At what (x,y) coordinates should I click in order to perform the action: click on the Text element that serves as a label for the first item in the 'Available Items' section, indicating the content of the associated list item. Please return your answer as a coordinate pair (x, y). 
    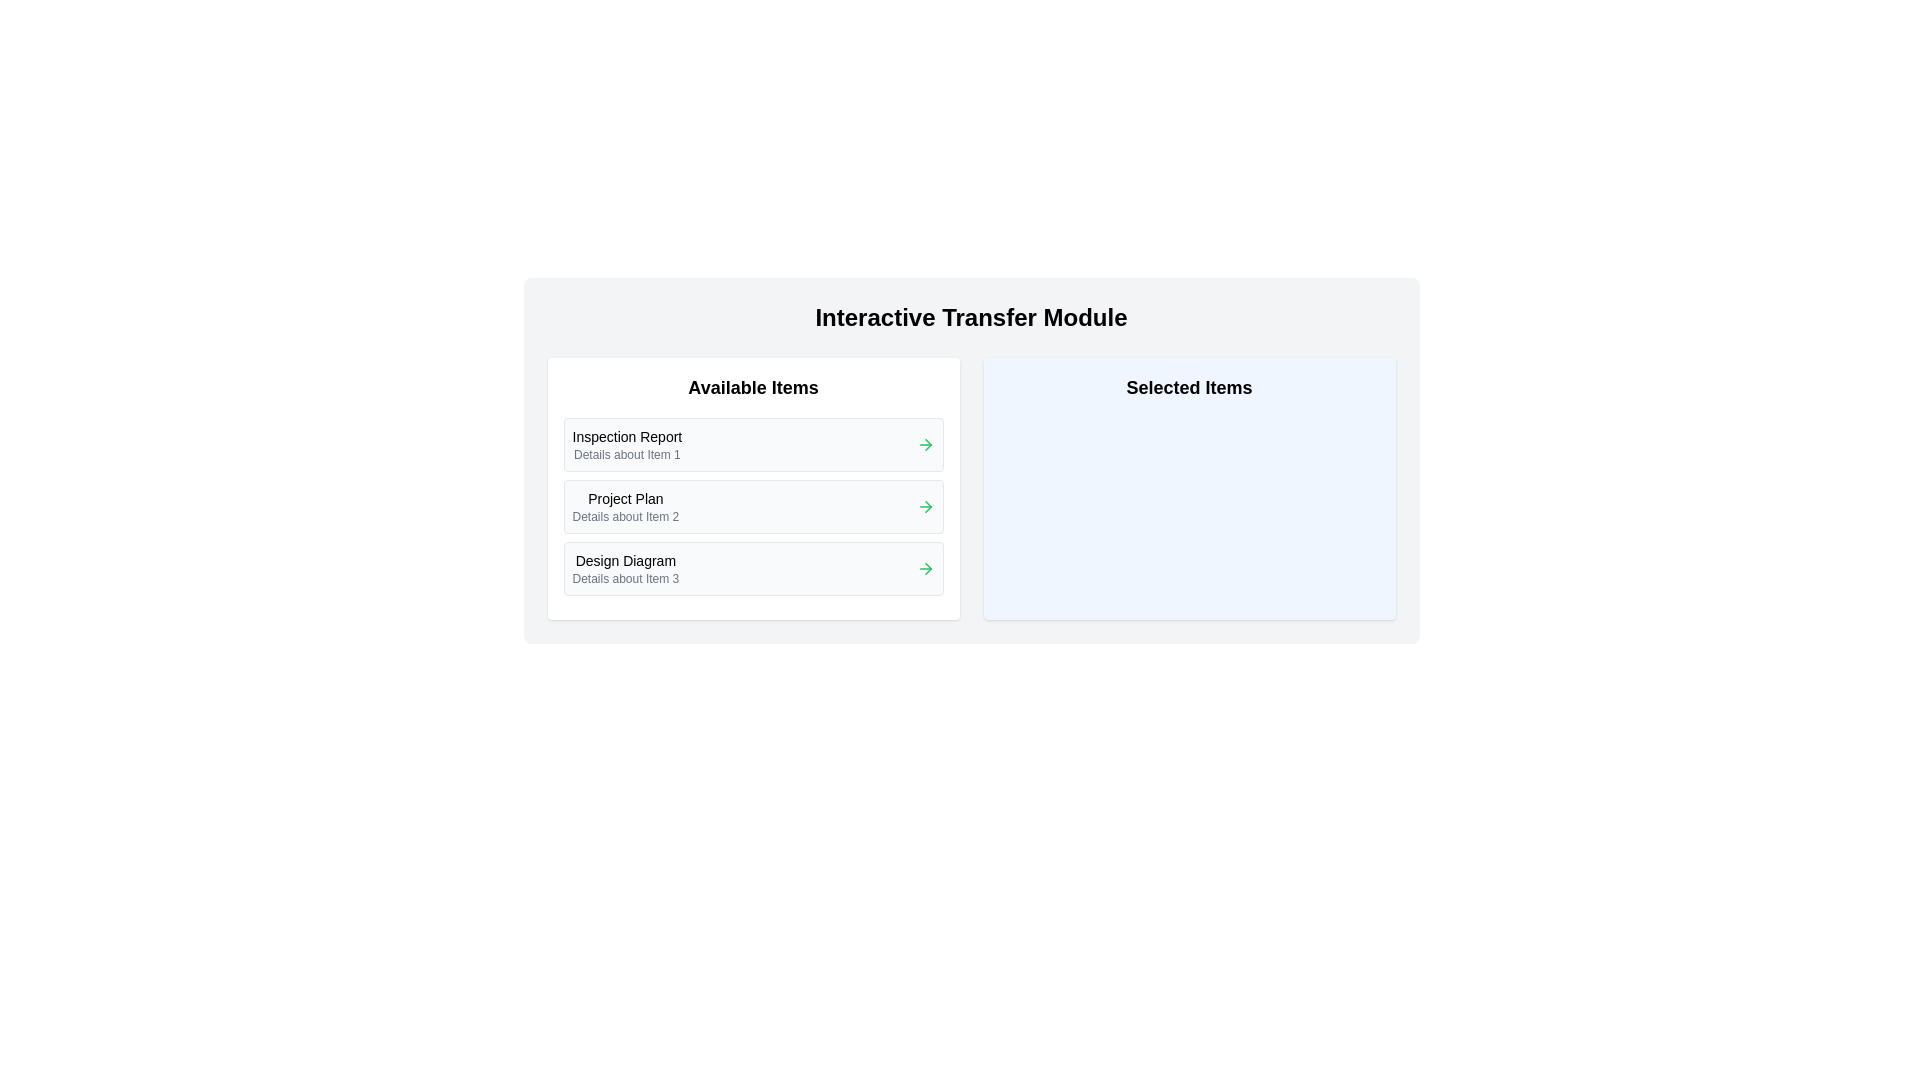
    Looking at the image, I should click on (626, 435).